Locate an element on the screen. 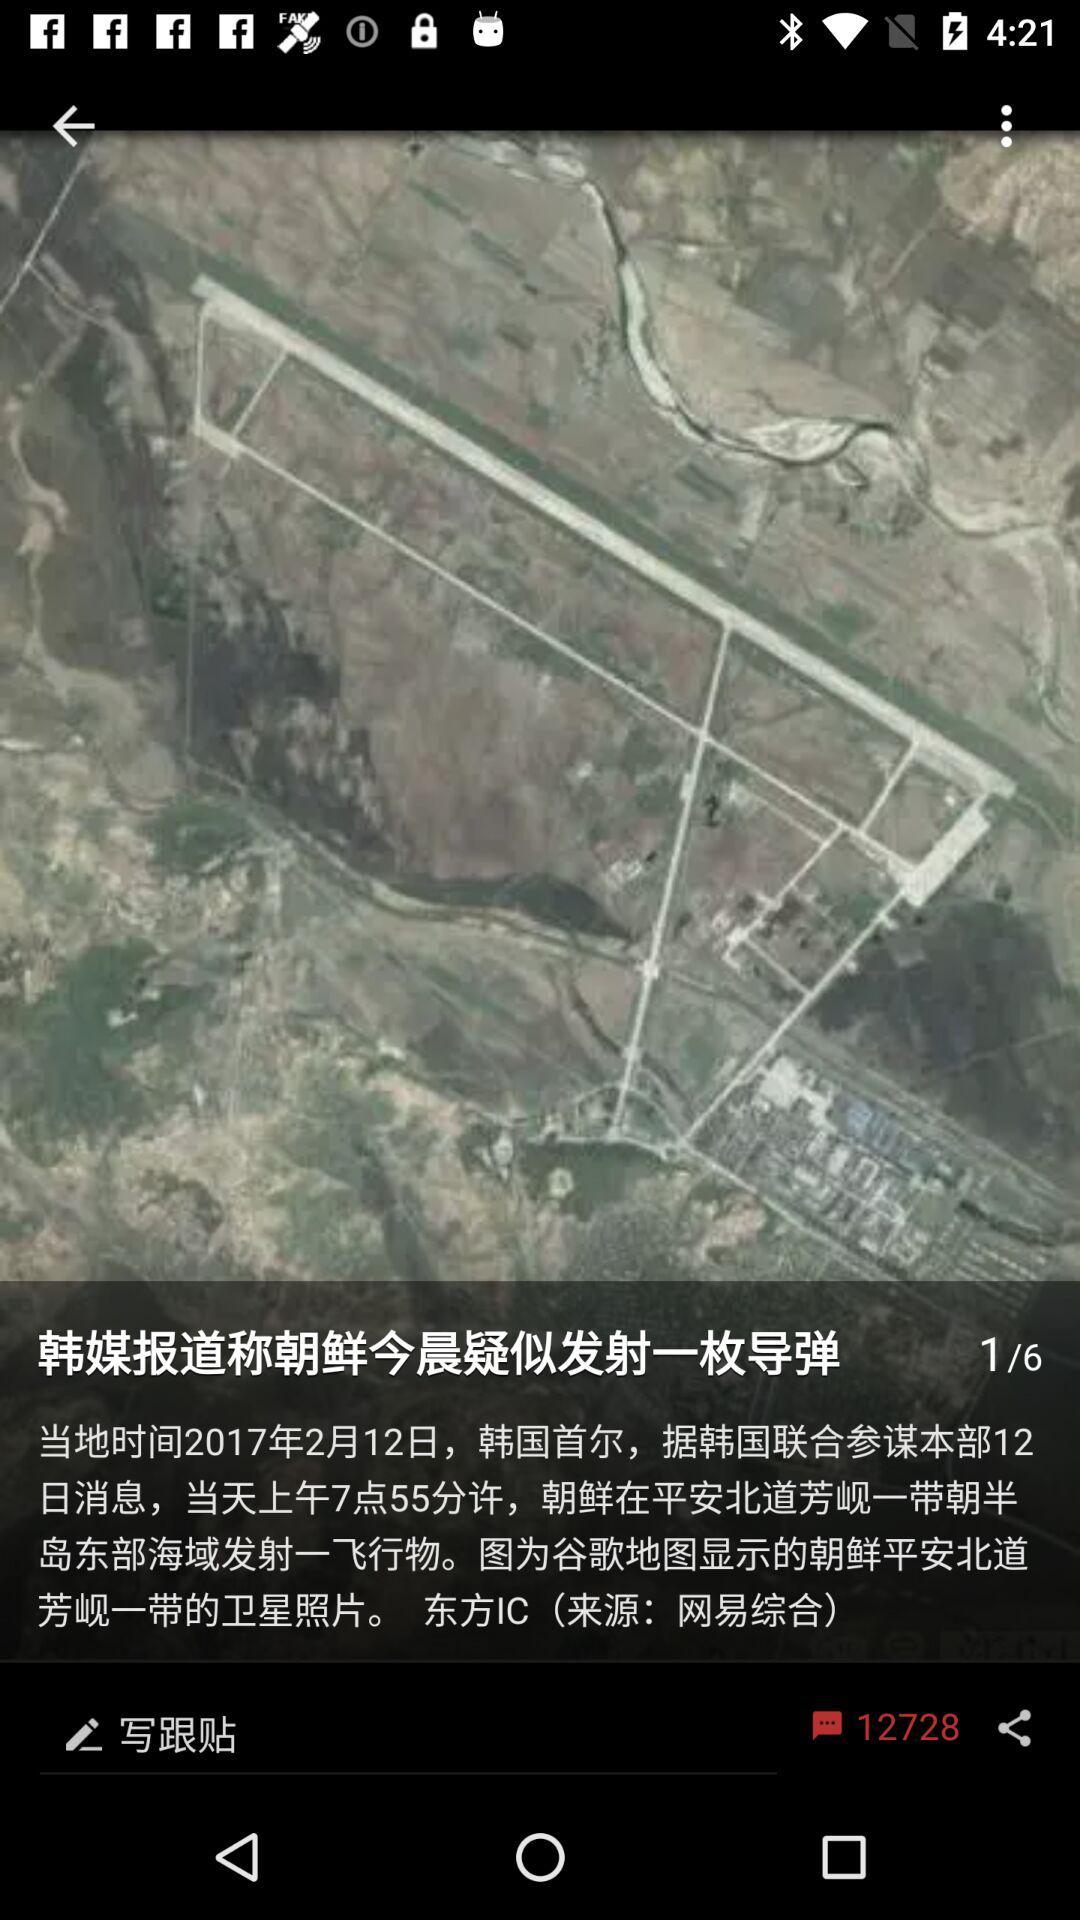 The width and height of the screenshot is (1080, 1920). item to the left of the 12728 is located at coordinates (407, 1727).